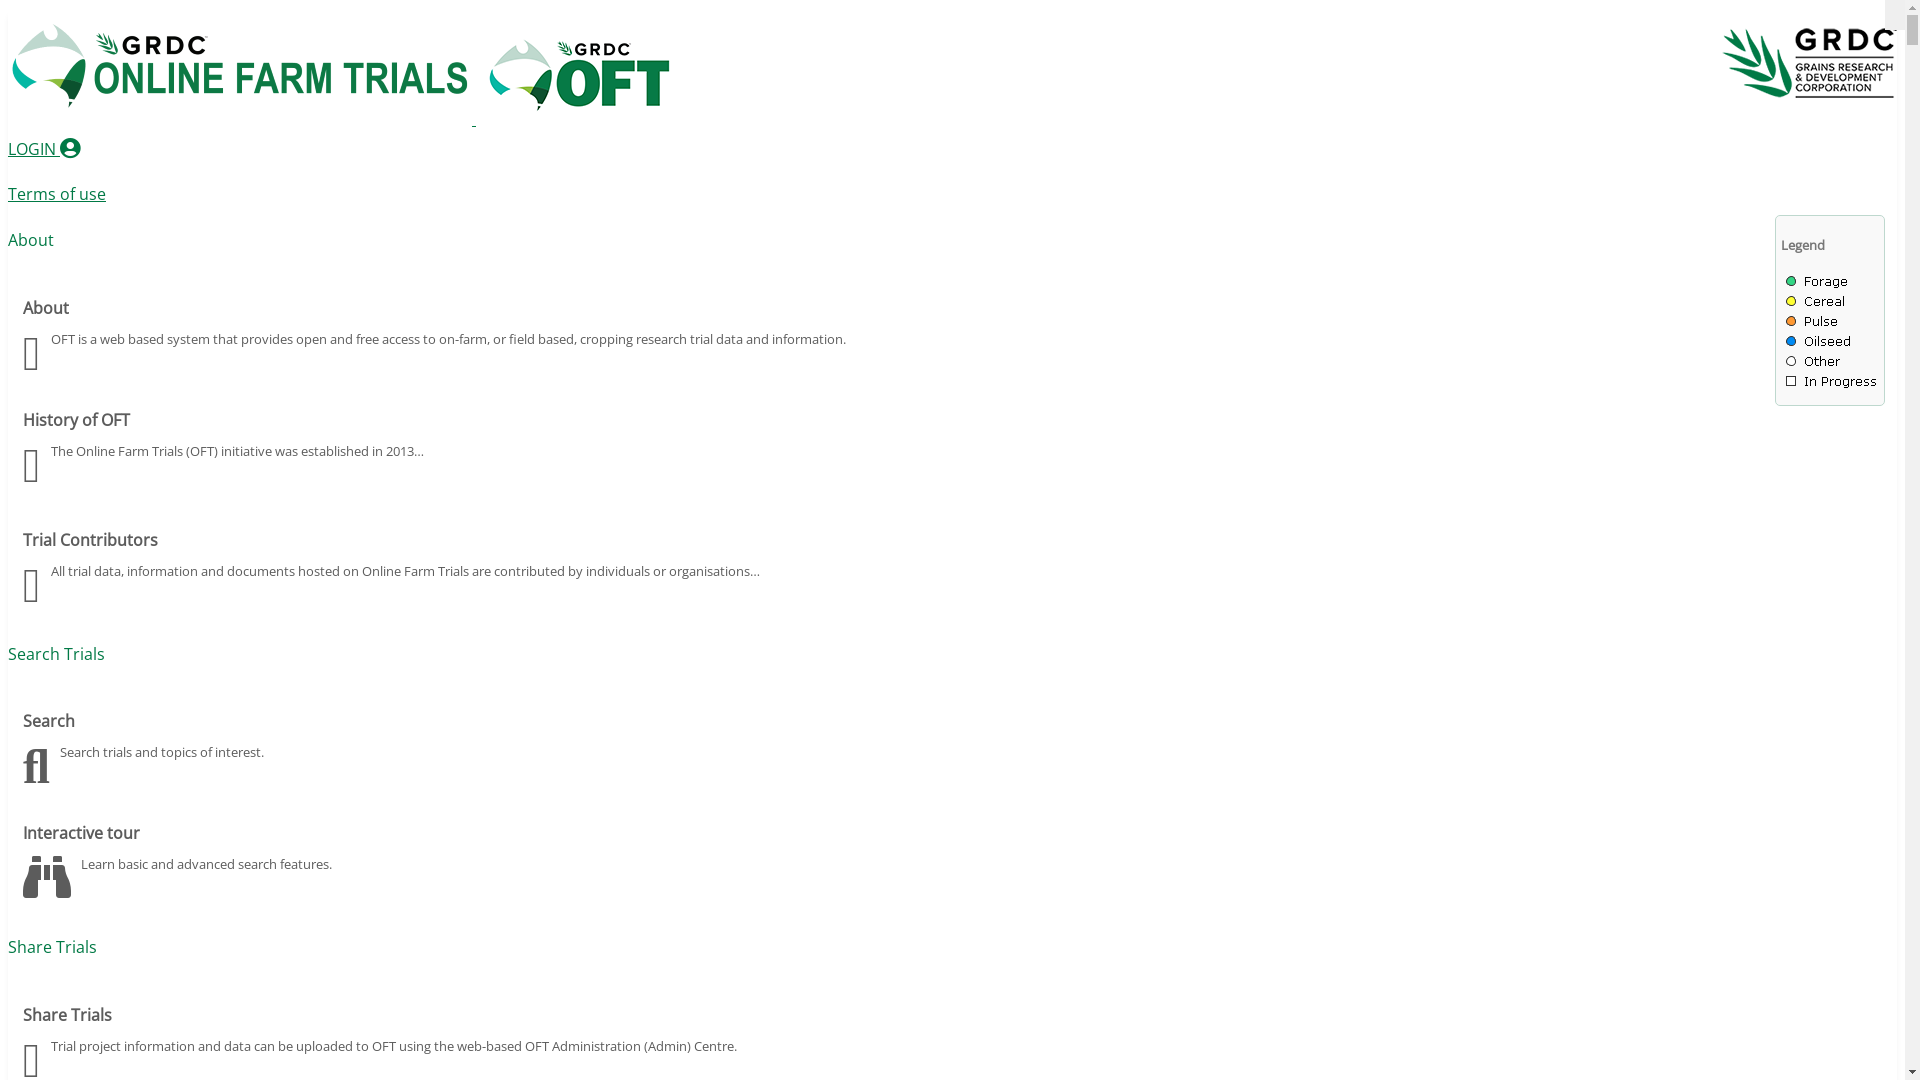  What do you see at coordinates (52, 946) in the screenshot?
I see `'Share Trials'` at bounding box center [52, 946].